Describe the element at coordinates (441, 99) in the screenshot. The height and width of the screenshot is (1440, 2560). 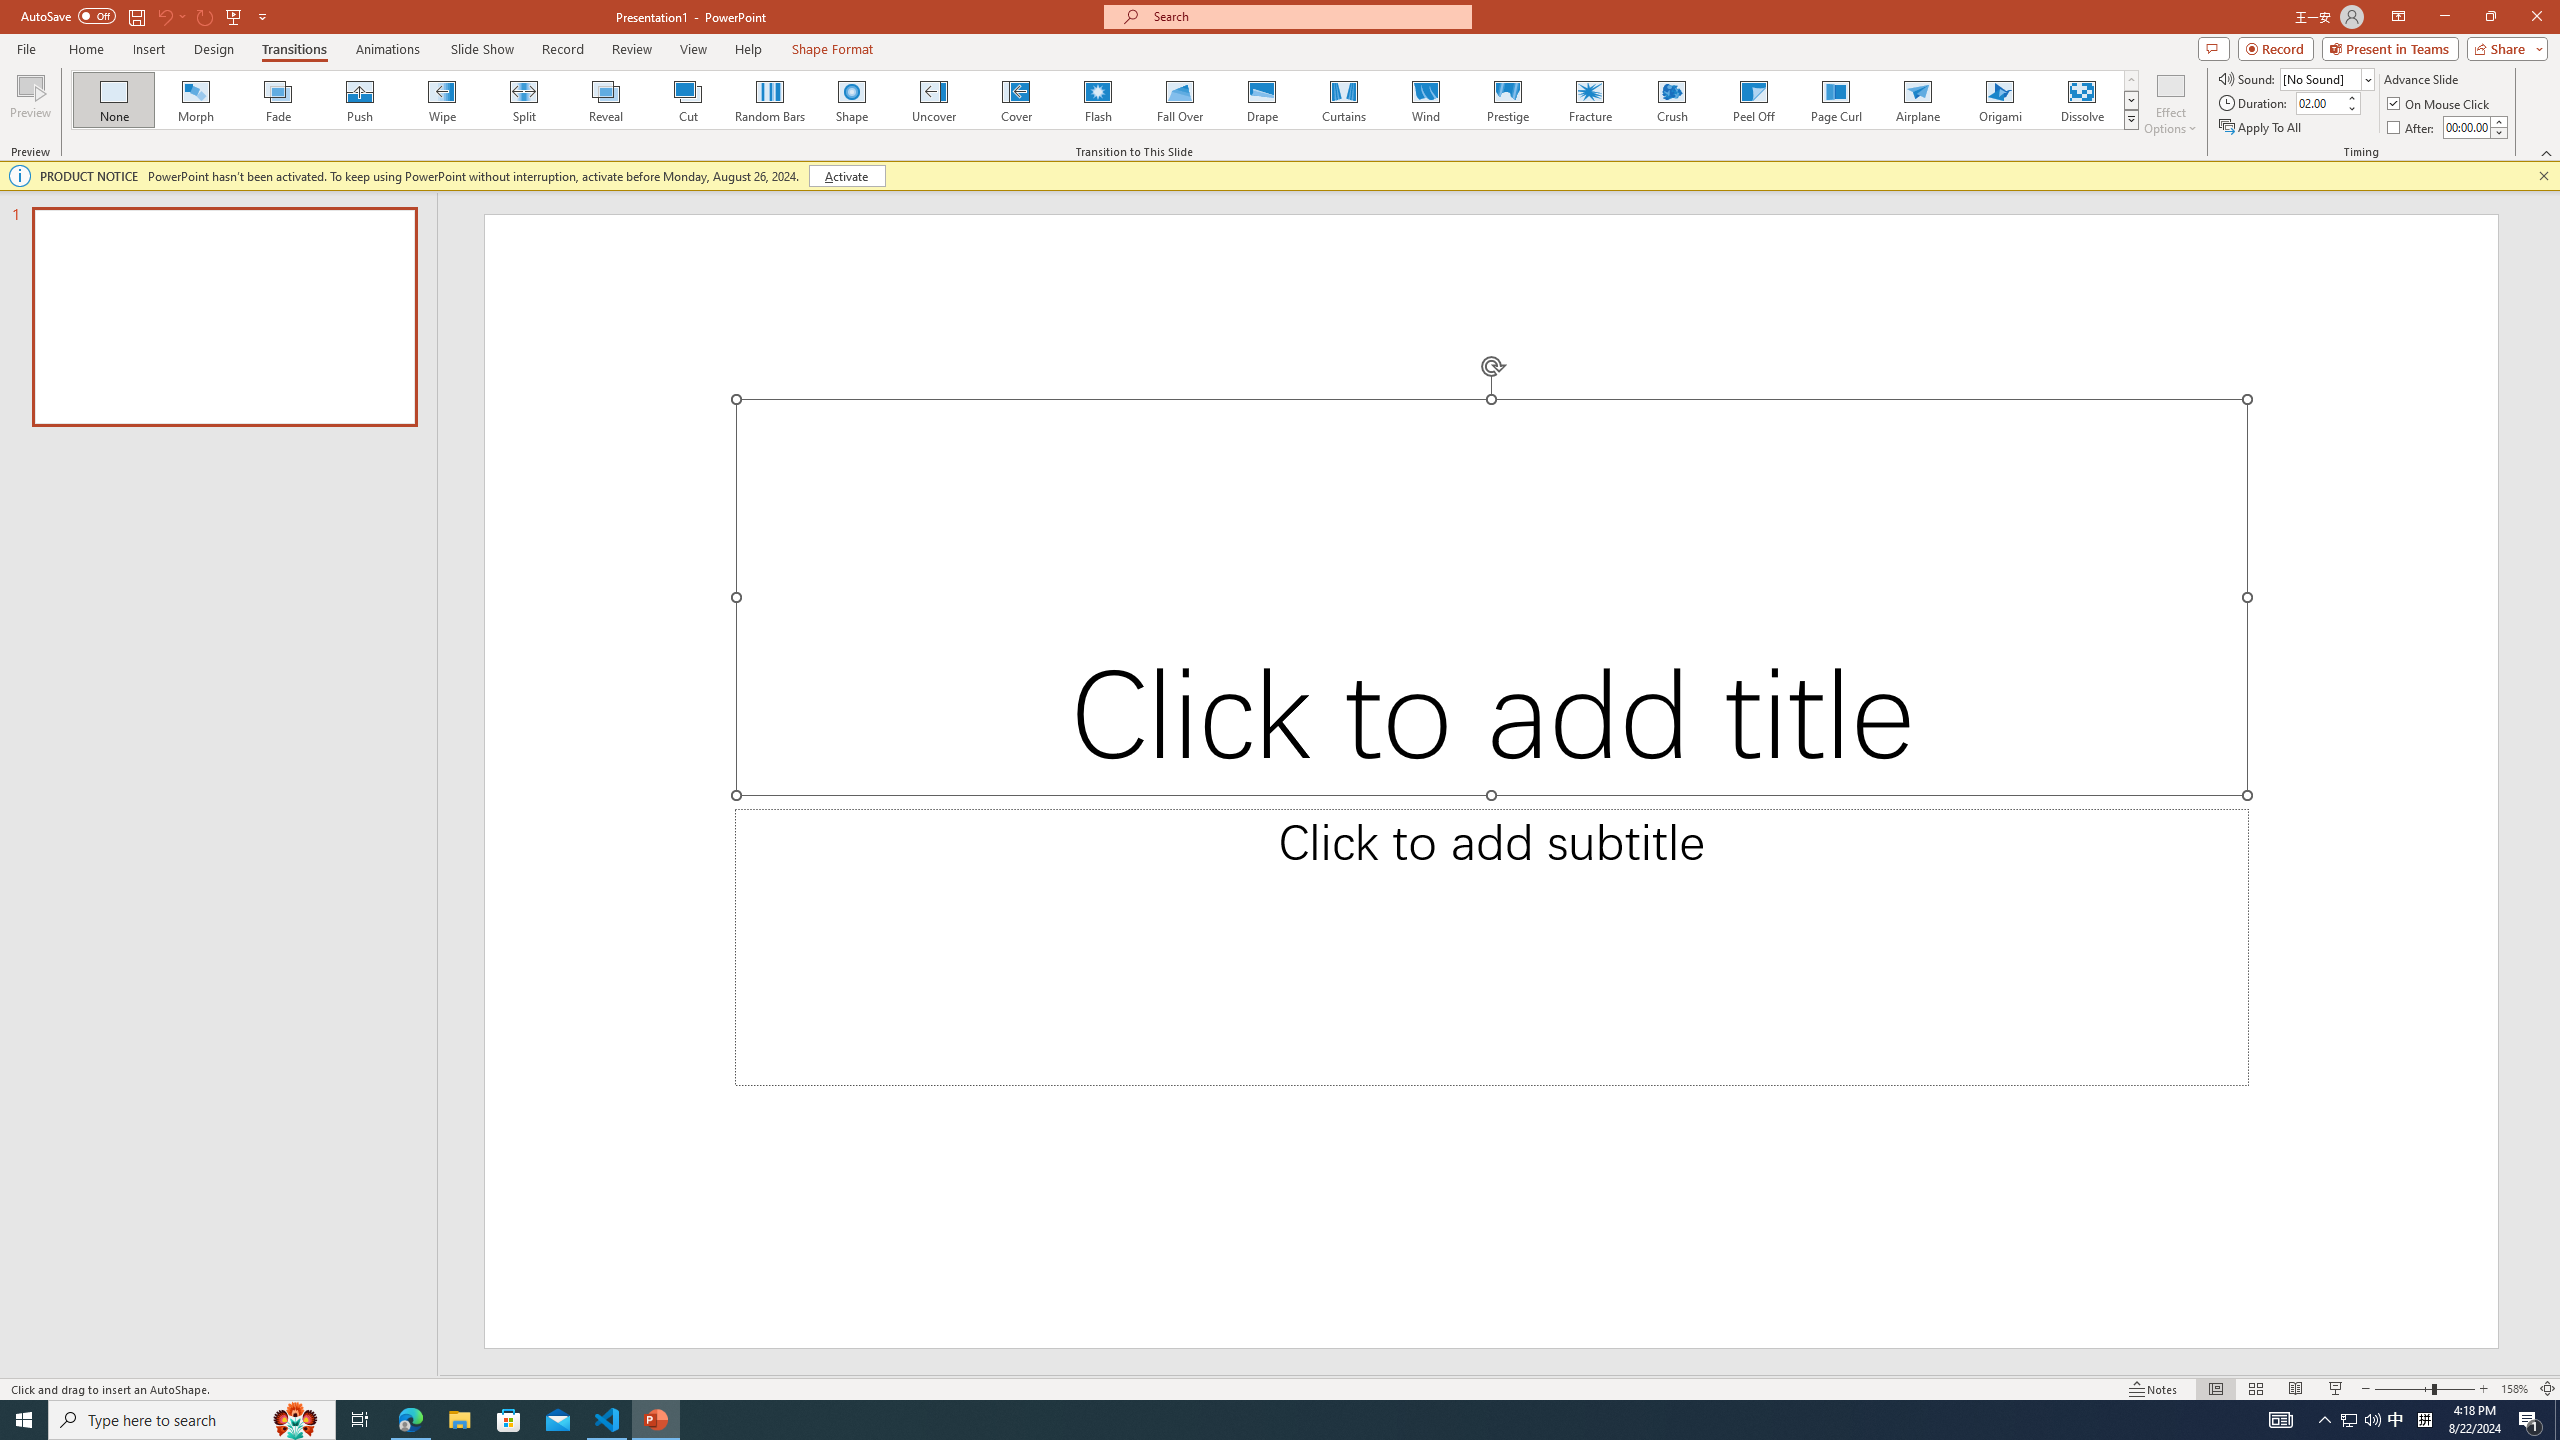
I see `'Wipe'` at that location.